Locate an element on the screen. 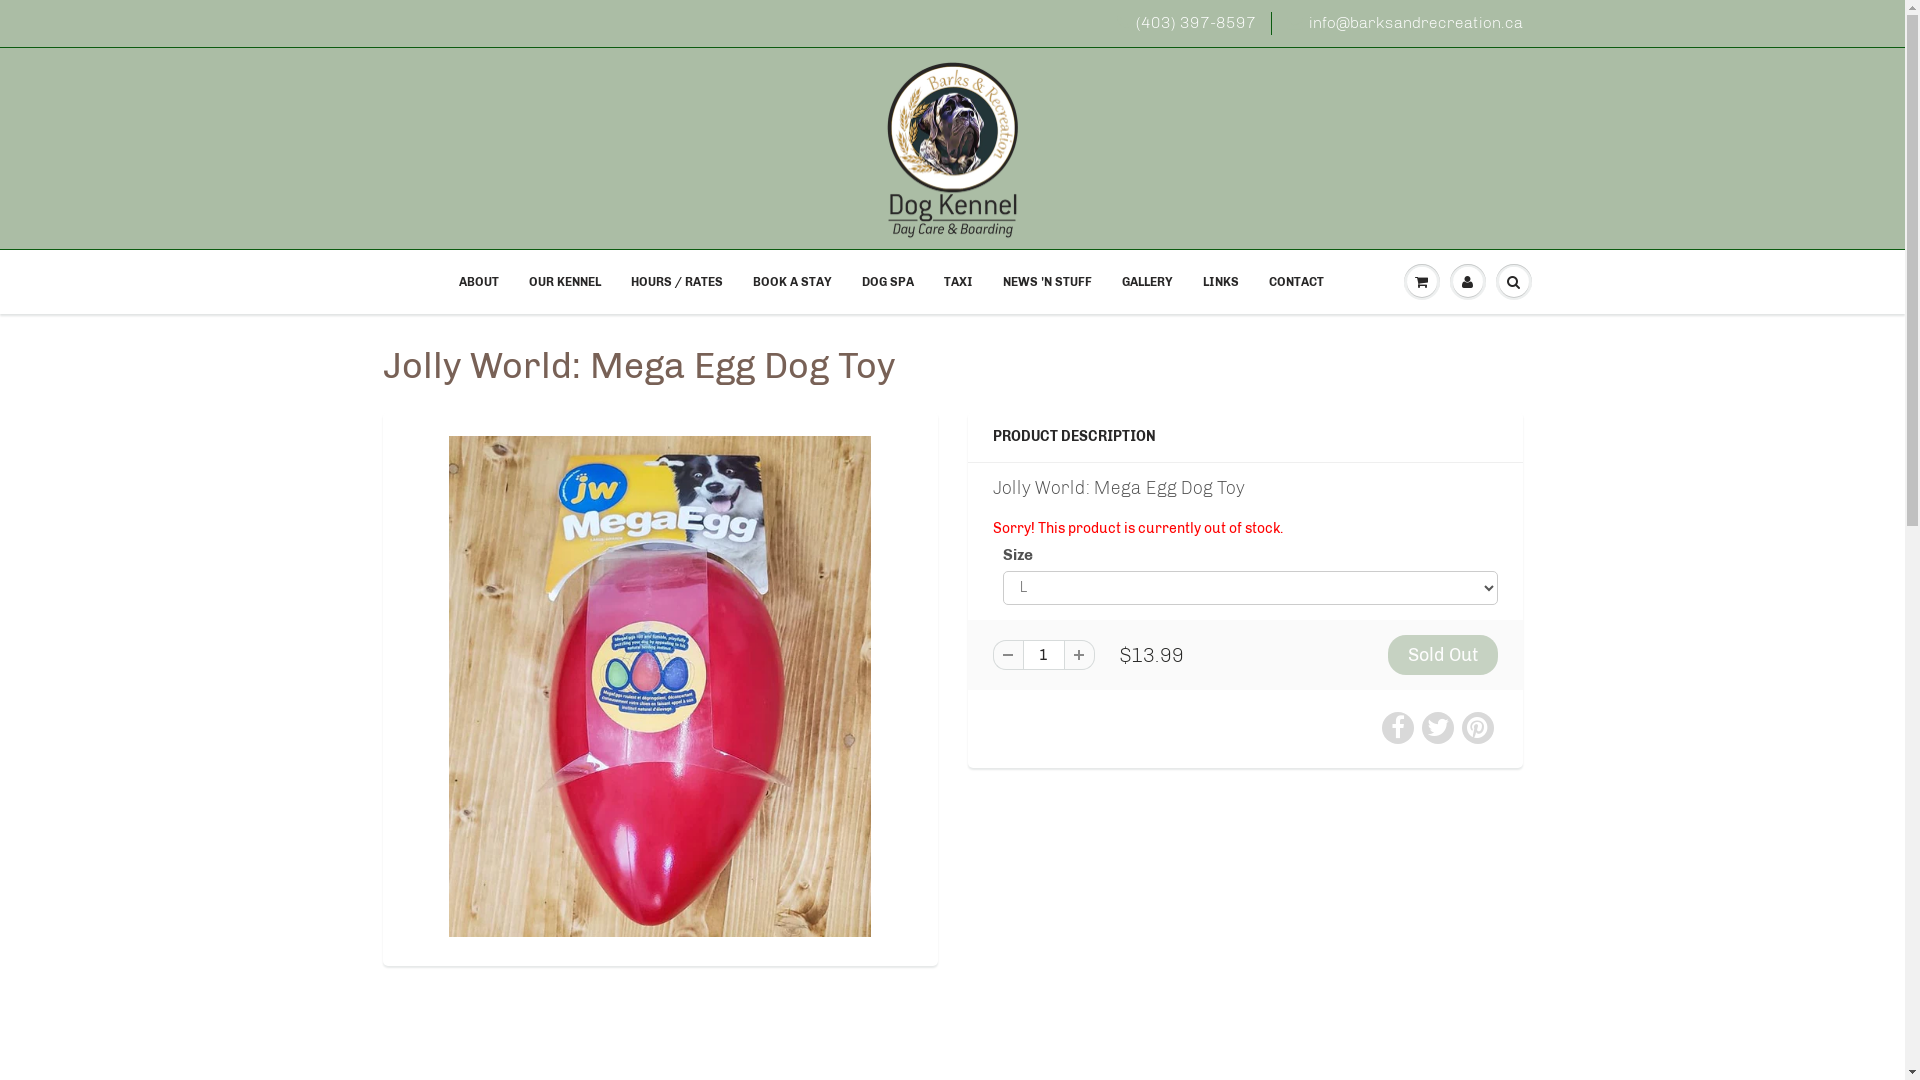 The image size is (1920, 1080). 'ABOUT' is located at coordinates (443, 281).